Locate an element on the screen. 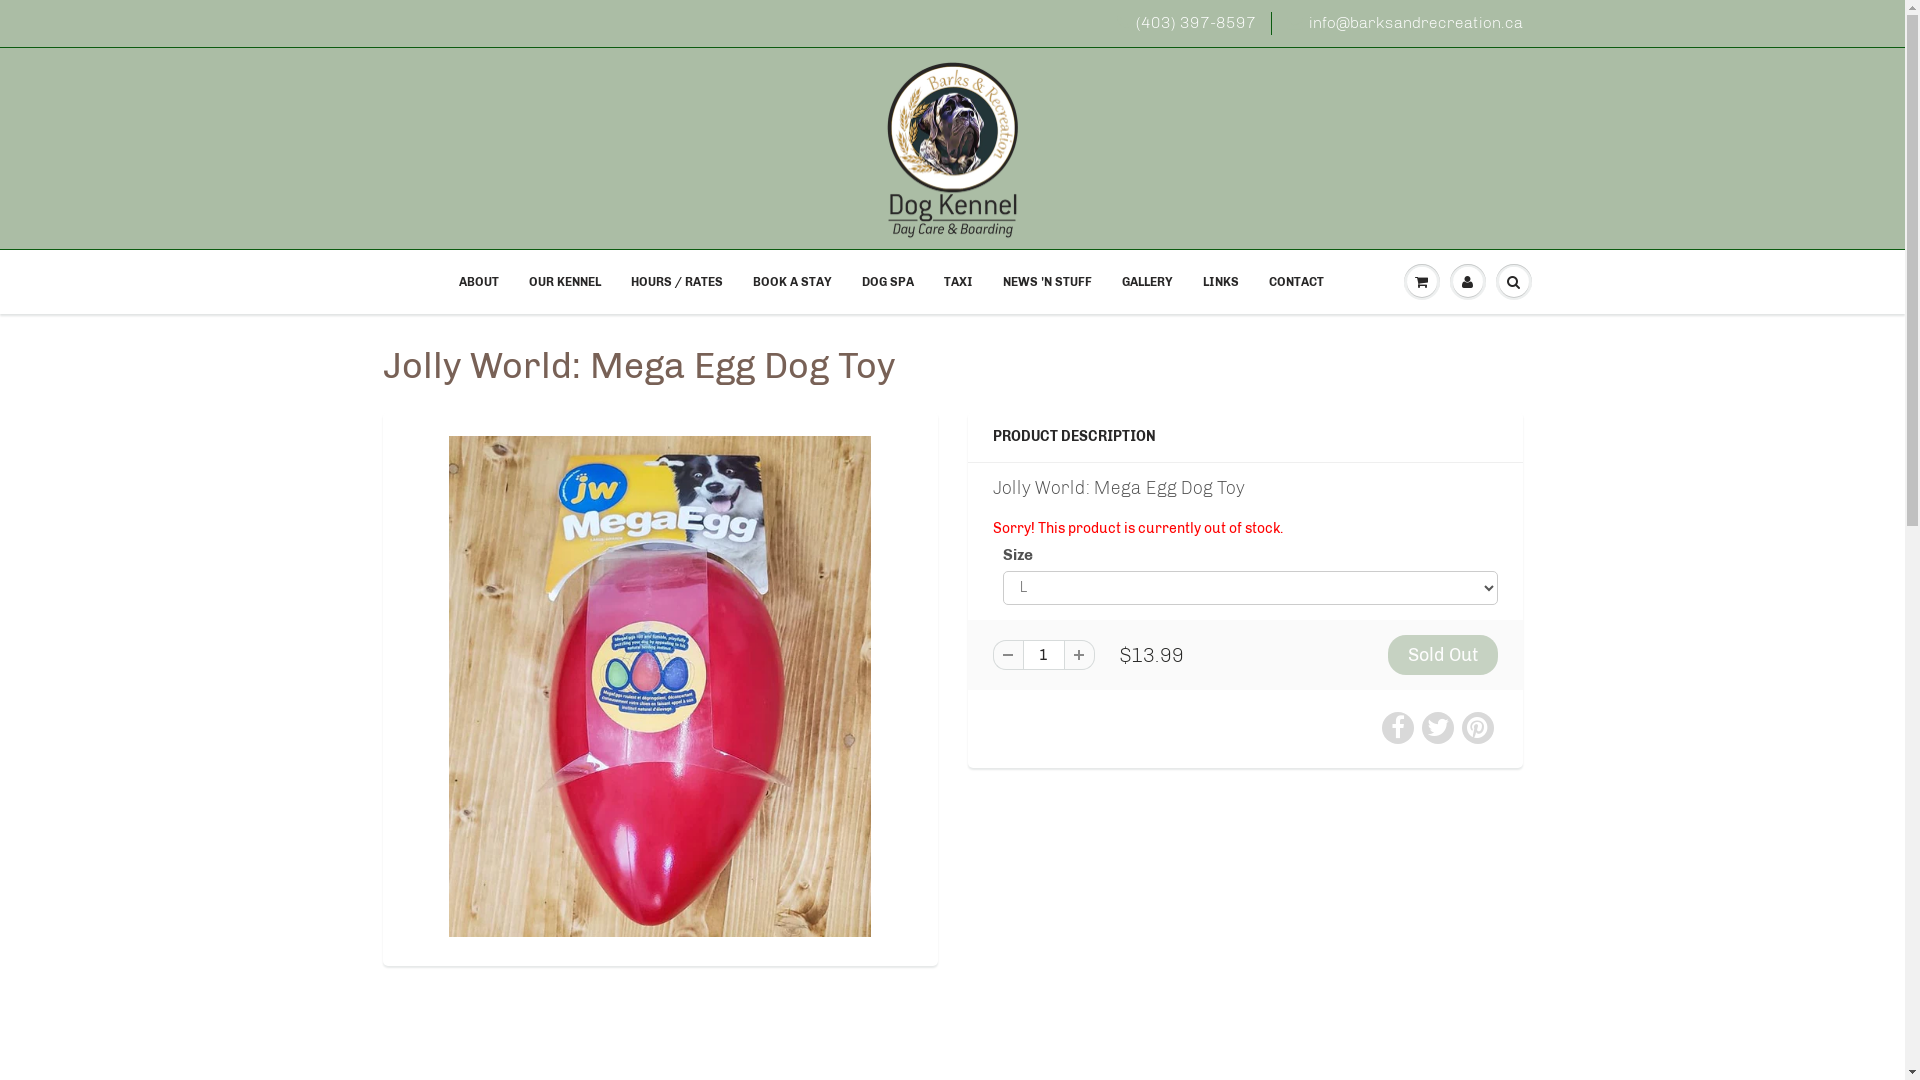 The image size is (1920, 1080). 'ABOUT' is located at coordinates (443, 281).